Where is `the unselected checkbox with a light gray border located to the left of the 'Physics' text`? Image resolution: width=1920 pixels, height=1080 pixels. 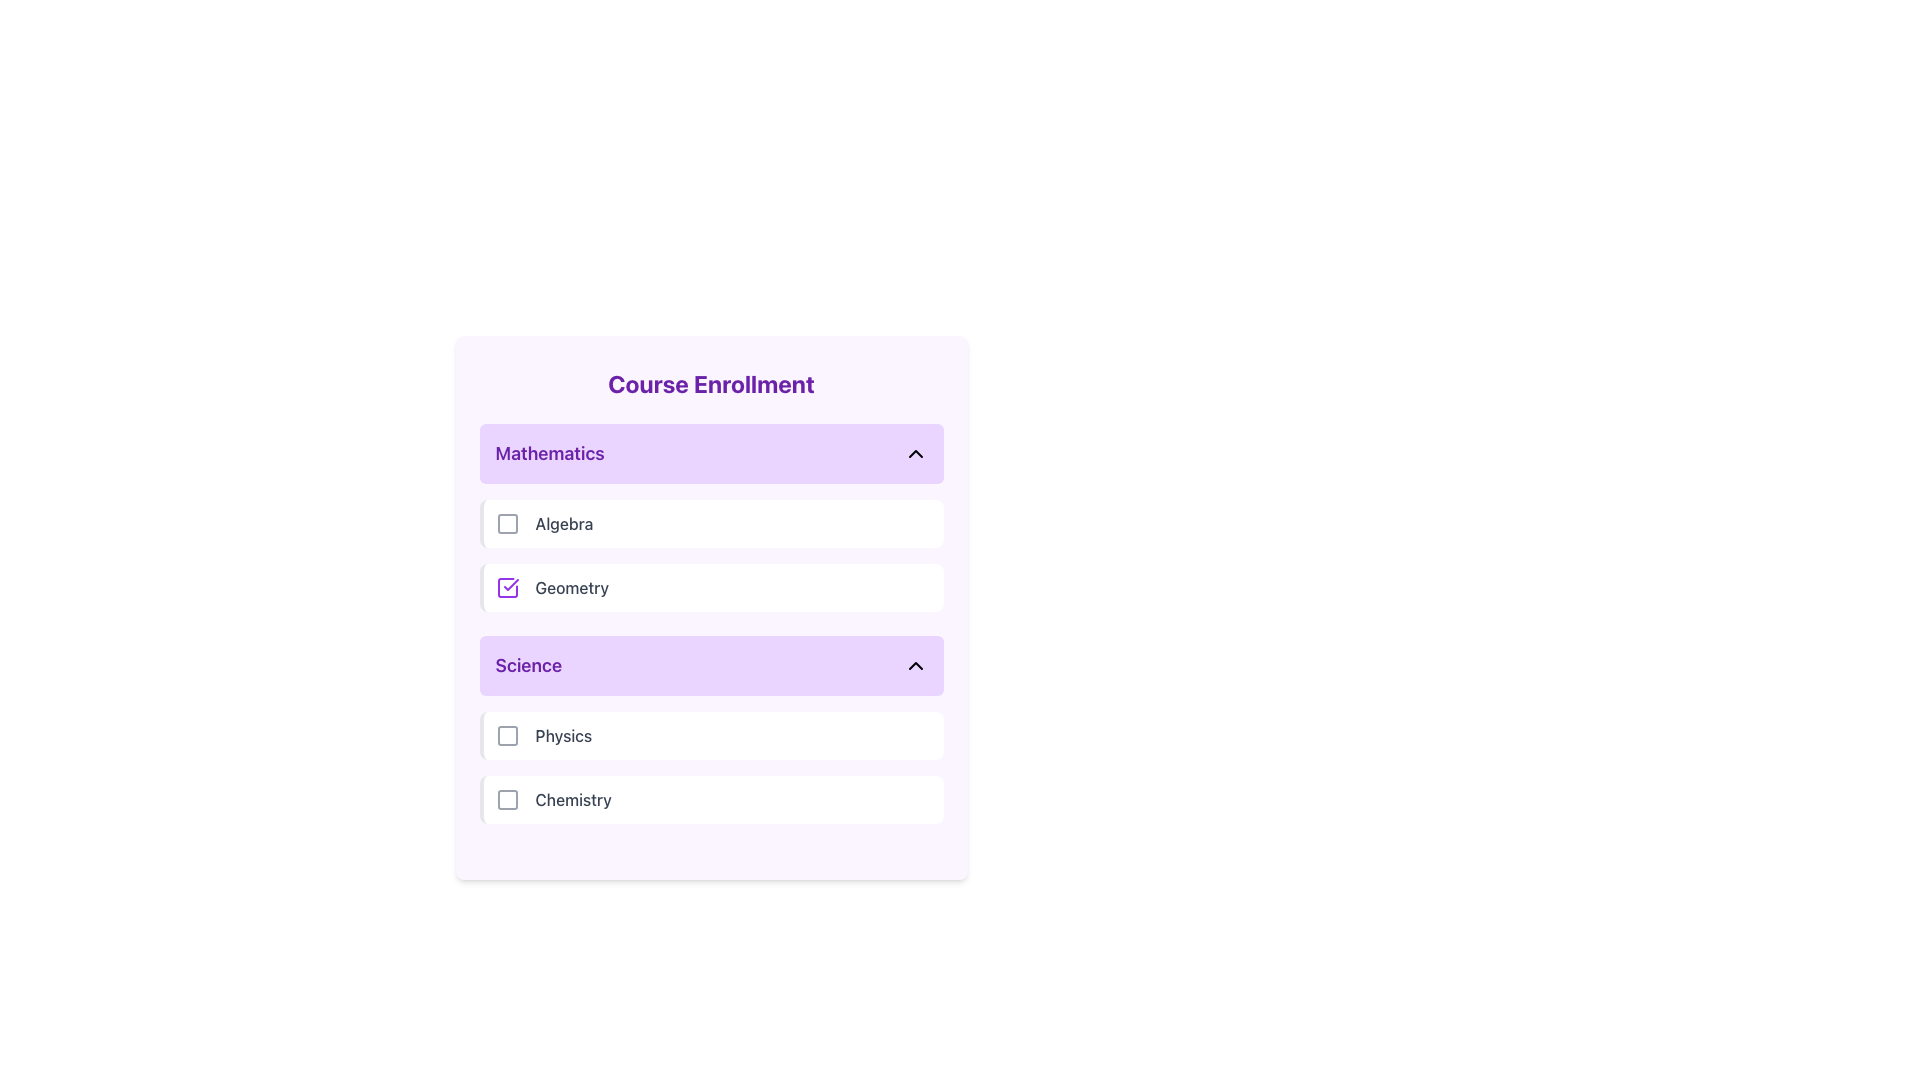 the unselected checkbox with a light gray border located to the left of the 'Physics' text is located at coordinates (507, 736).